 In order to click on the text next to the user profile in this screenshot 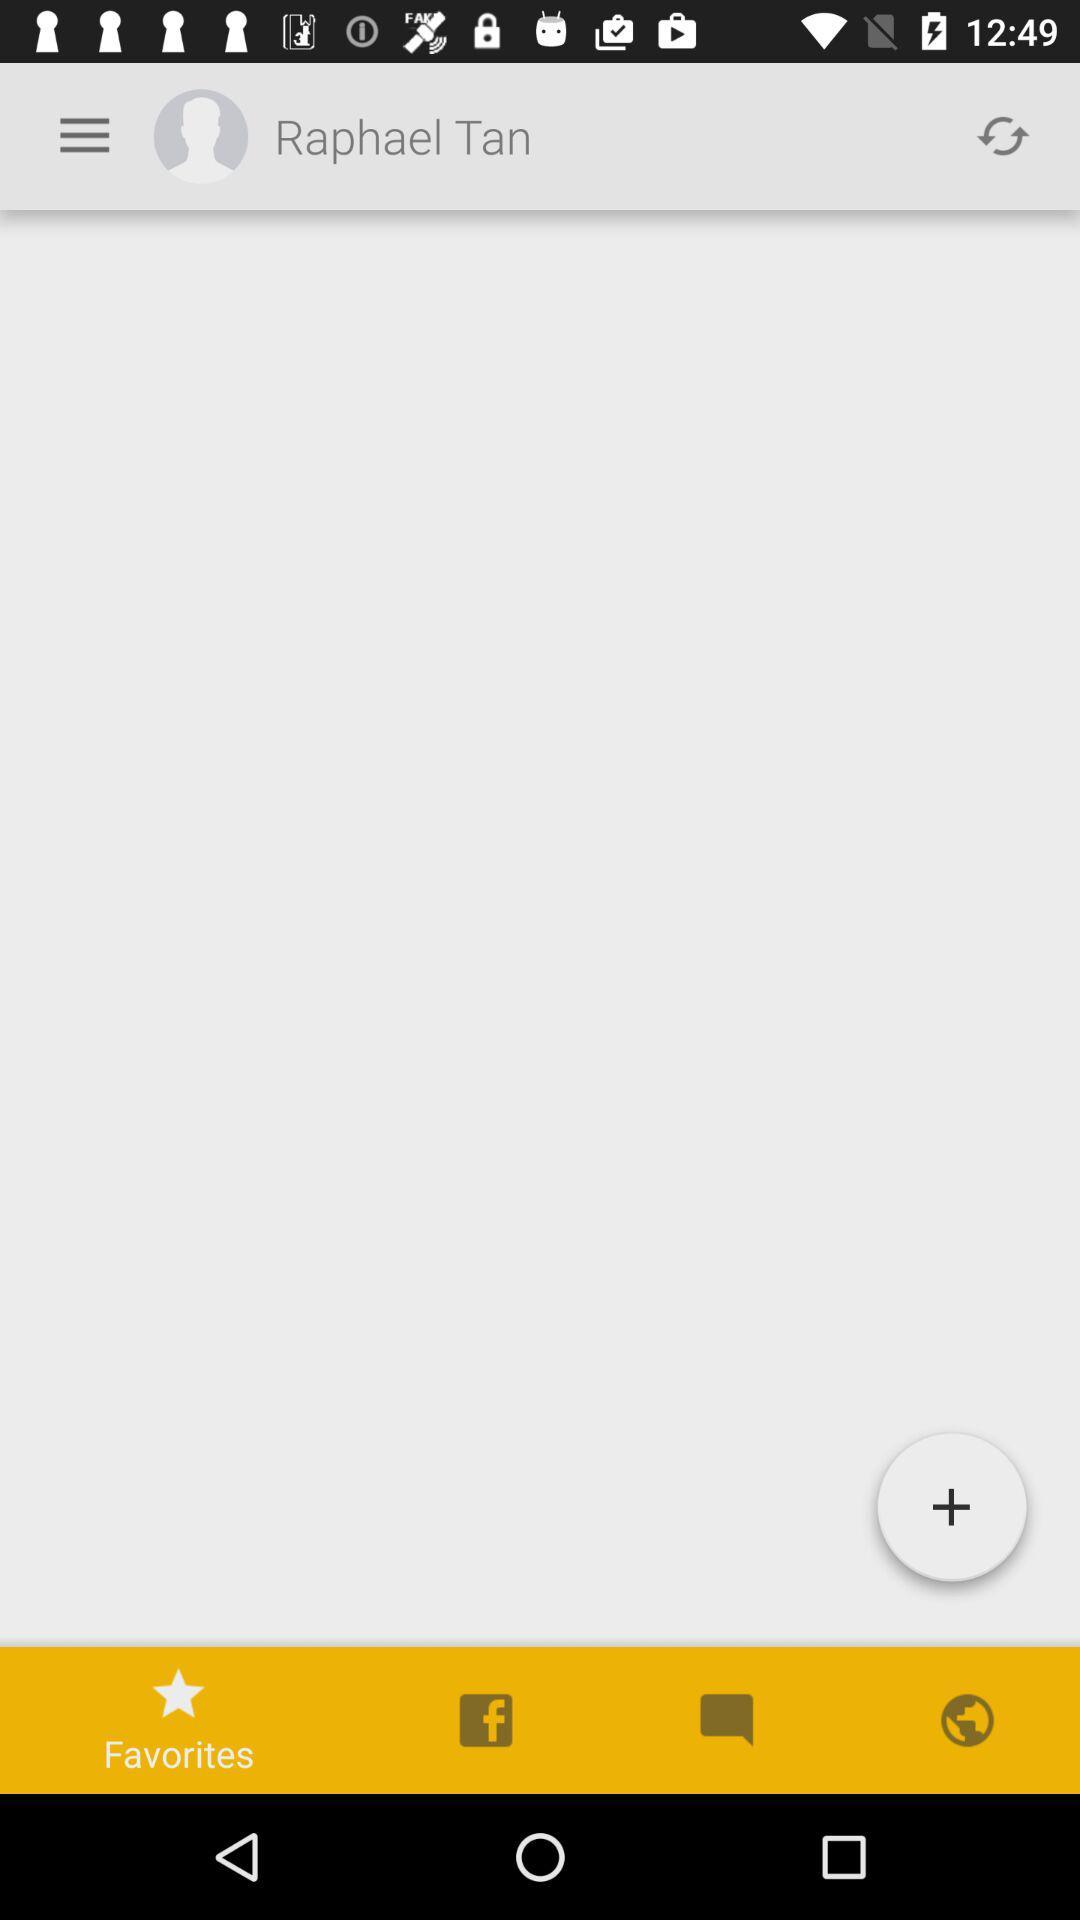, I will do `click(608, 135)`.